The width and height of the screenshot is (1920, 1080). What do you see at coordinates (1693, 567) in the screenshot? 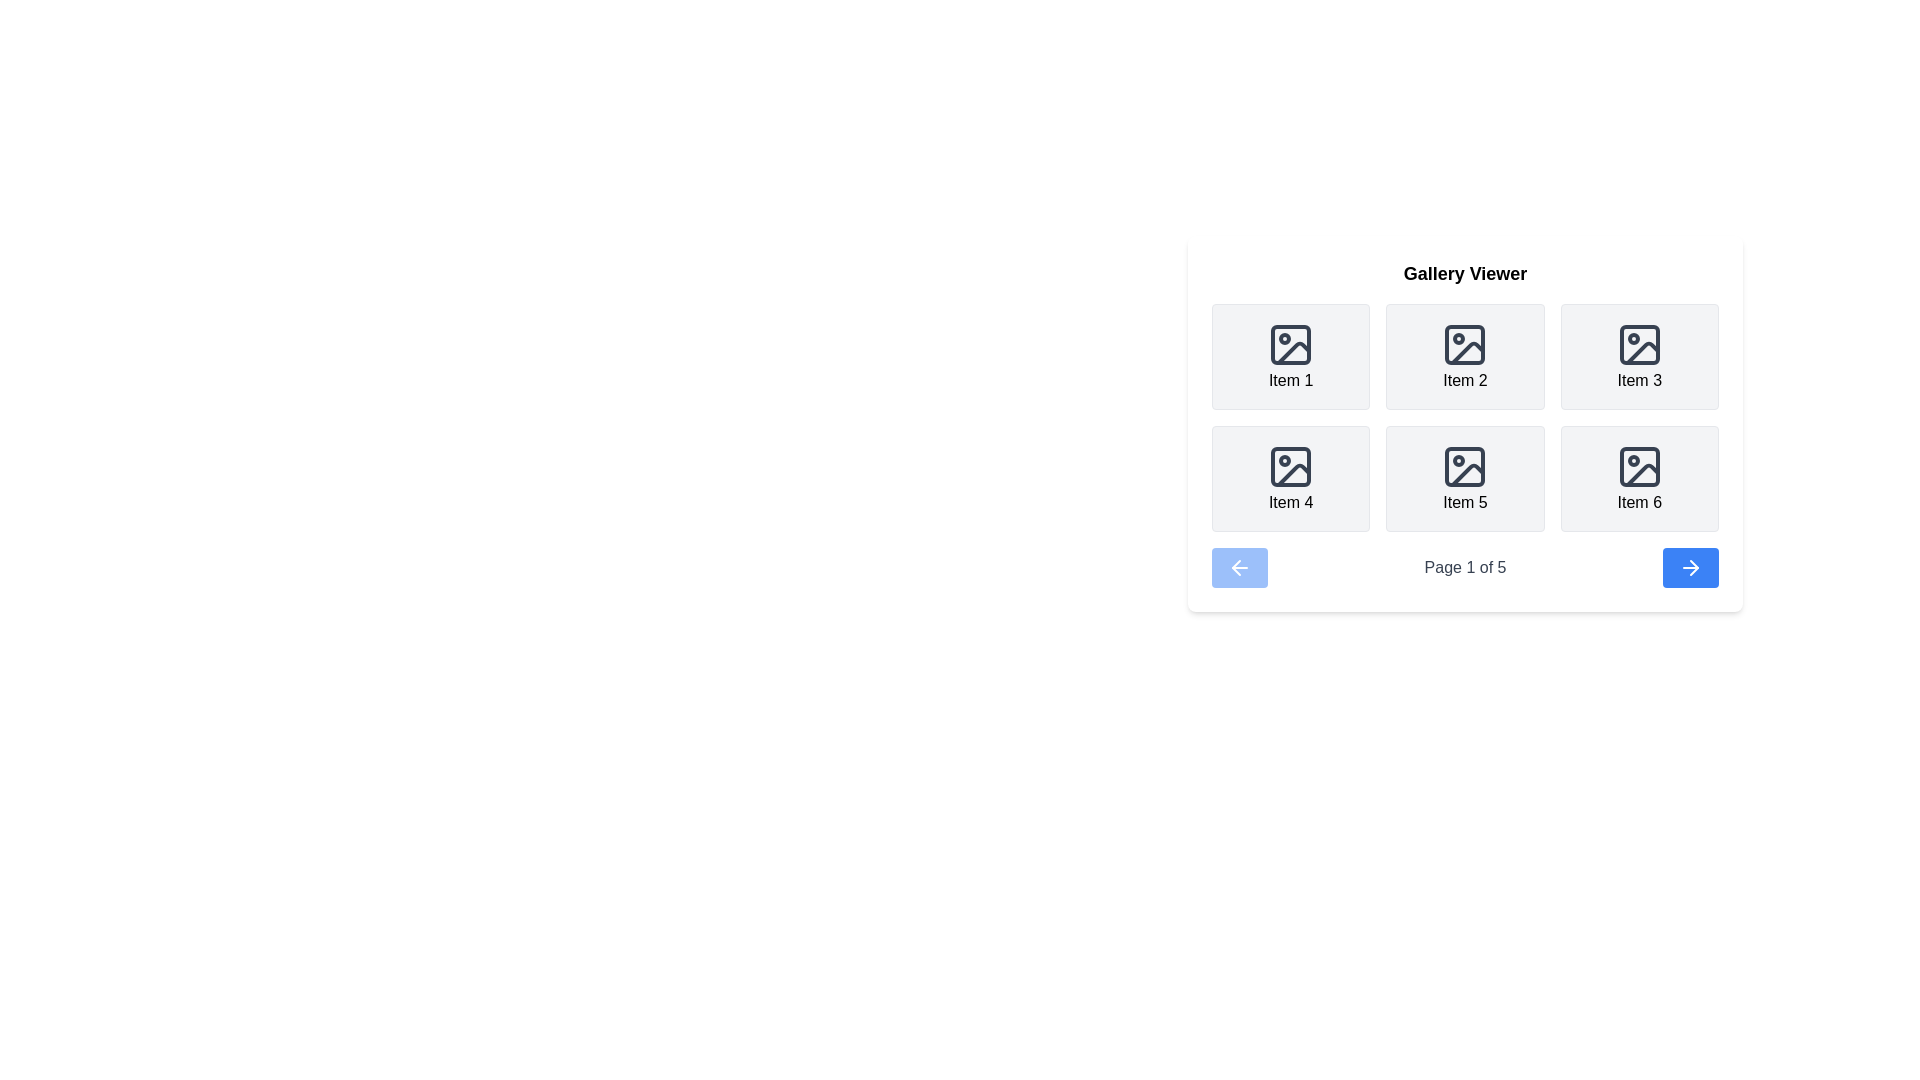
I see `the right-pointing arrow icon within the navigation button located in the gallery viewer's interface` at bounding box center [1693, 567].